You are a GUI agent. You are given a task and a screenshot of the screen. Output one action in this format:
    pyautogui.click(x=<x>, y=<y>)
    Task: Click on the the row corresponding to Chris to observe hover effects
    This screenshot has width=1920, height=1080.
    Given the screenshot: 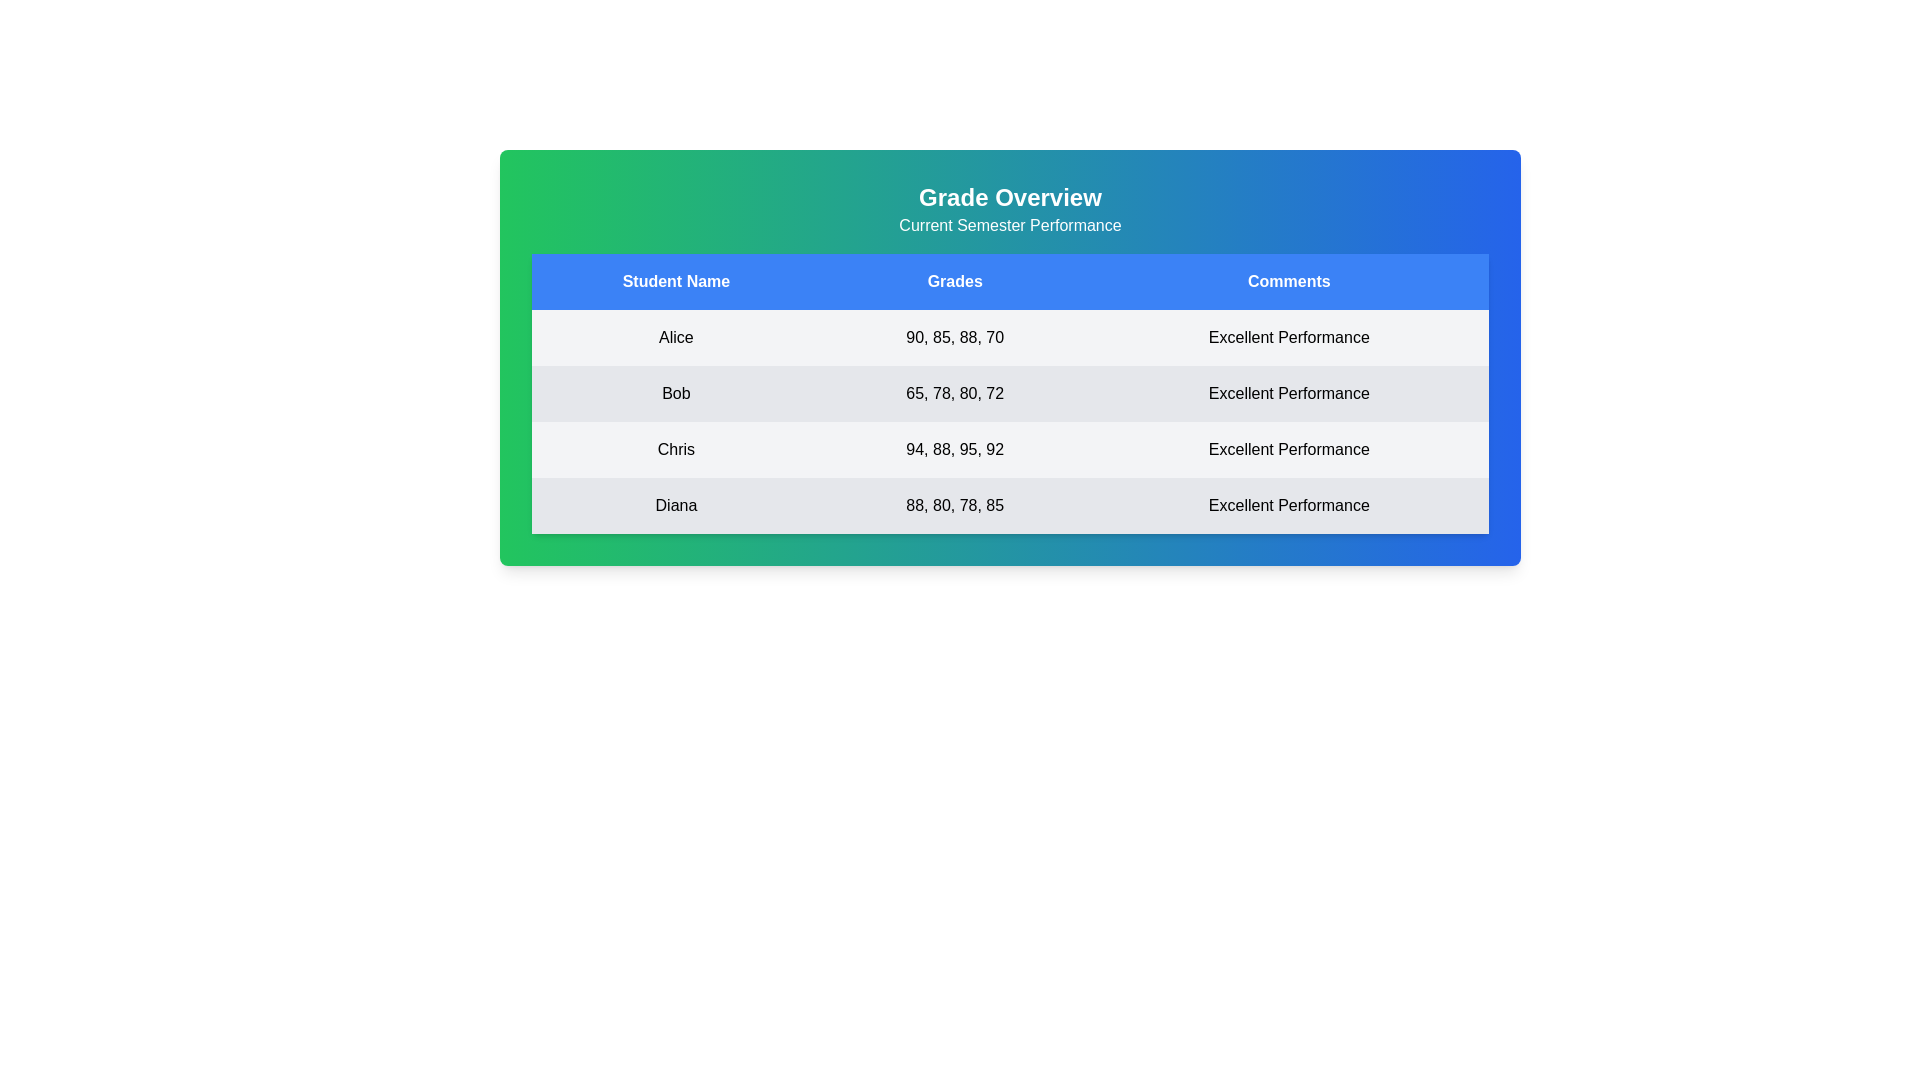 What is the action you would take?
    pyautogui.click(x=1010, y=450)
    